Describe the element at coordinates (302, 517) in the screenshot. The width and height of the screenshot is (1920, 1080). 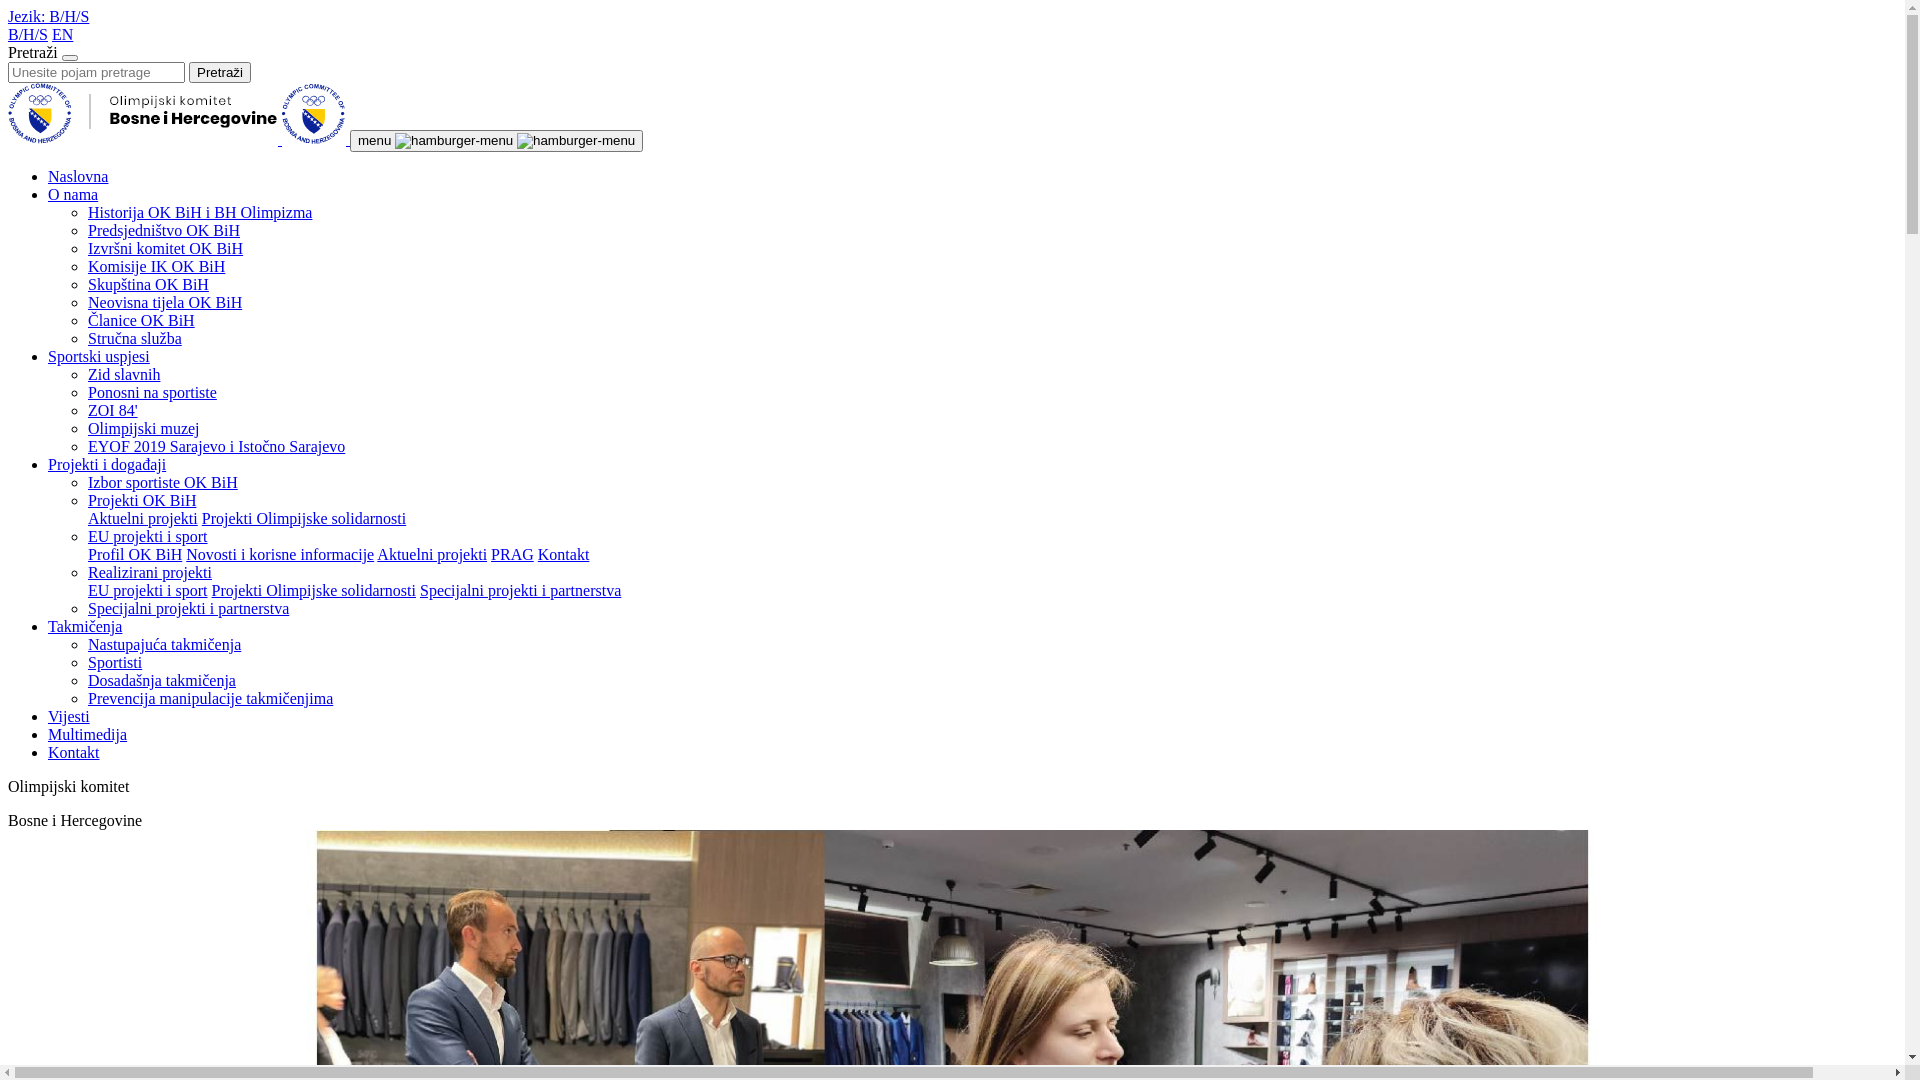
I see `'Projekti Olimpijske solidarnosti'` at that location.